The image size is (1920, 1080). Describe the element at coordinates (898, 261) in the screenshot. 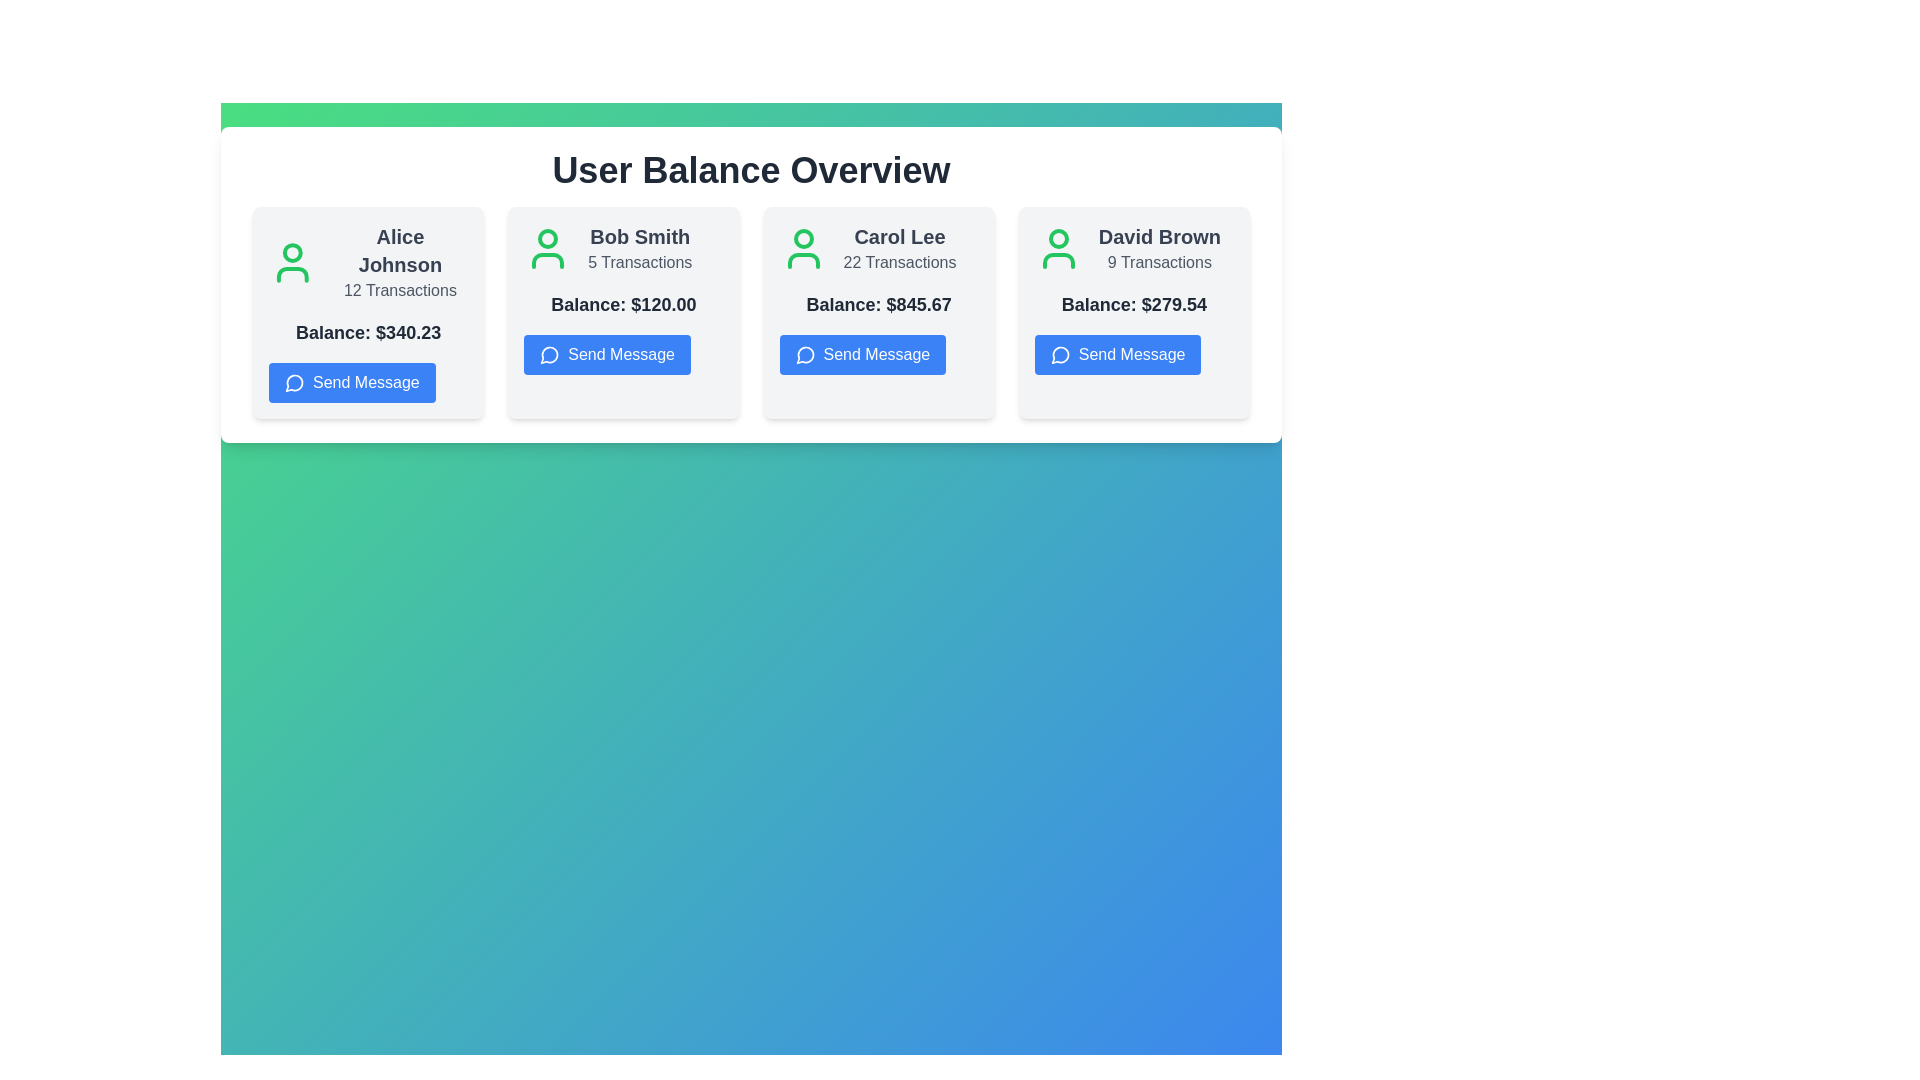

I see `the text label '22 Transactions' located in the third user card from the left, positioned beneath 'Carol Lee' and above the balance amount of '$845.67'` at that location.